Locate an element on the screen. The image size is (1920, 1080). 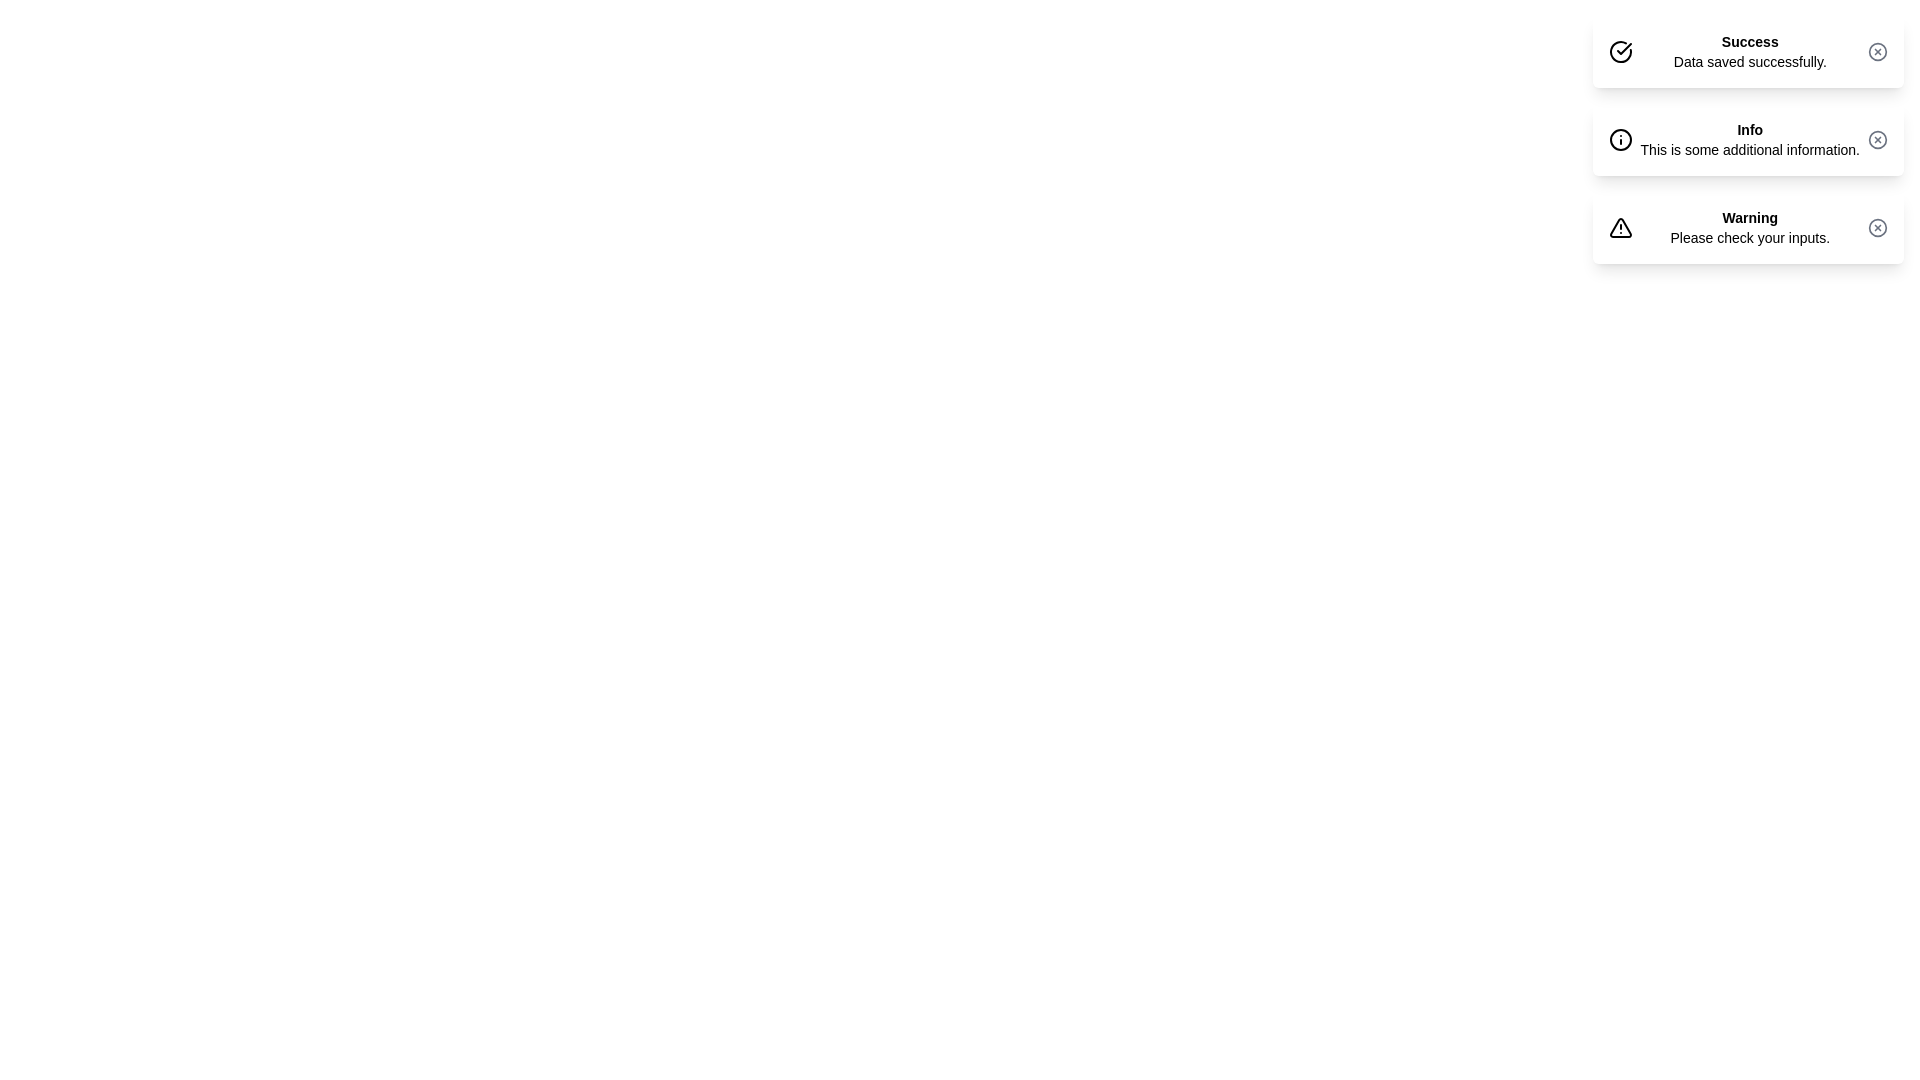
the notification box displaying the 'Success' message, which includes the bold word 'Success' and the text 'Data saved successfully.' is located at coordinates (1749, 50).